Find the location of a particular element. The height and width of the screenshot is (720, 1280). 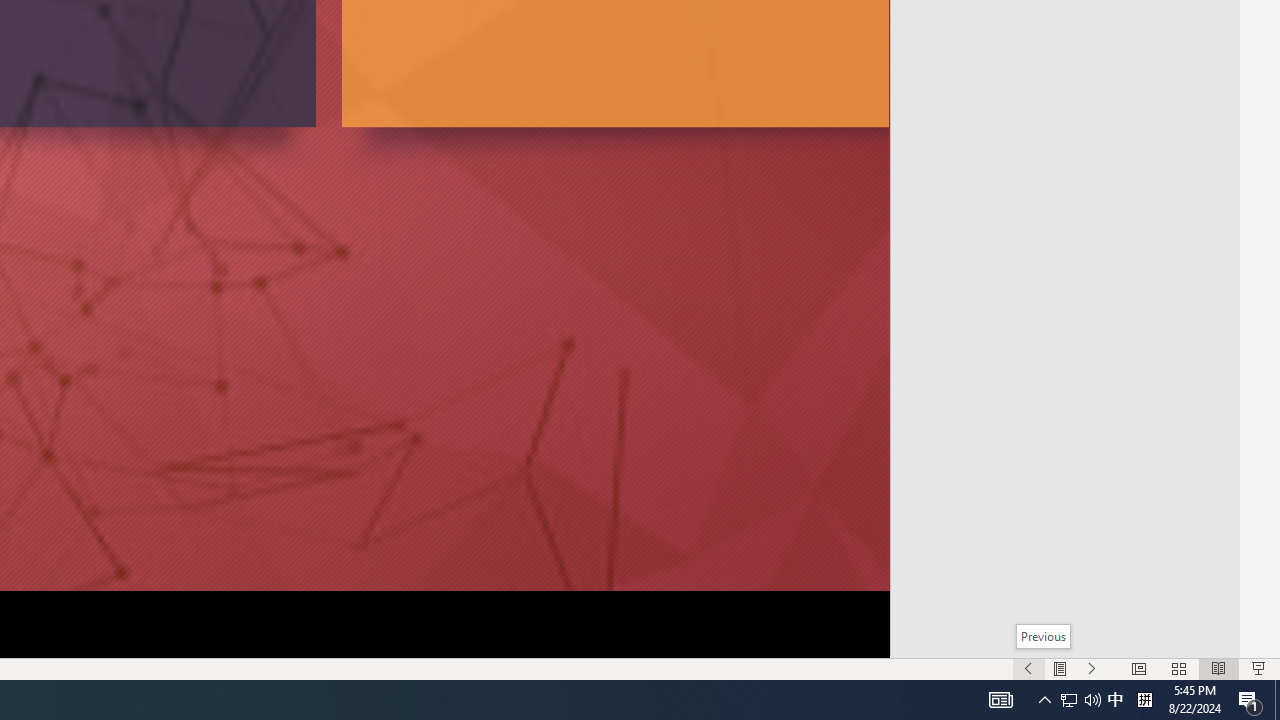

'Previous' is located at coordinates (1042, 636).